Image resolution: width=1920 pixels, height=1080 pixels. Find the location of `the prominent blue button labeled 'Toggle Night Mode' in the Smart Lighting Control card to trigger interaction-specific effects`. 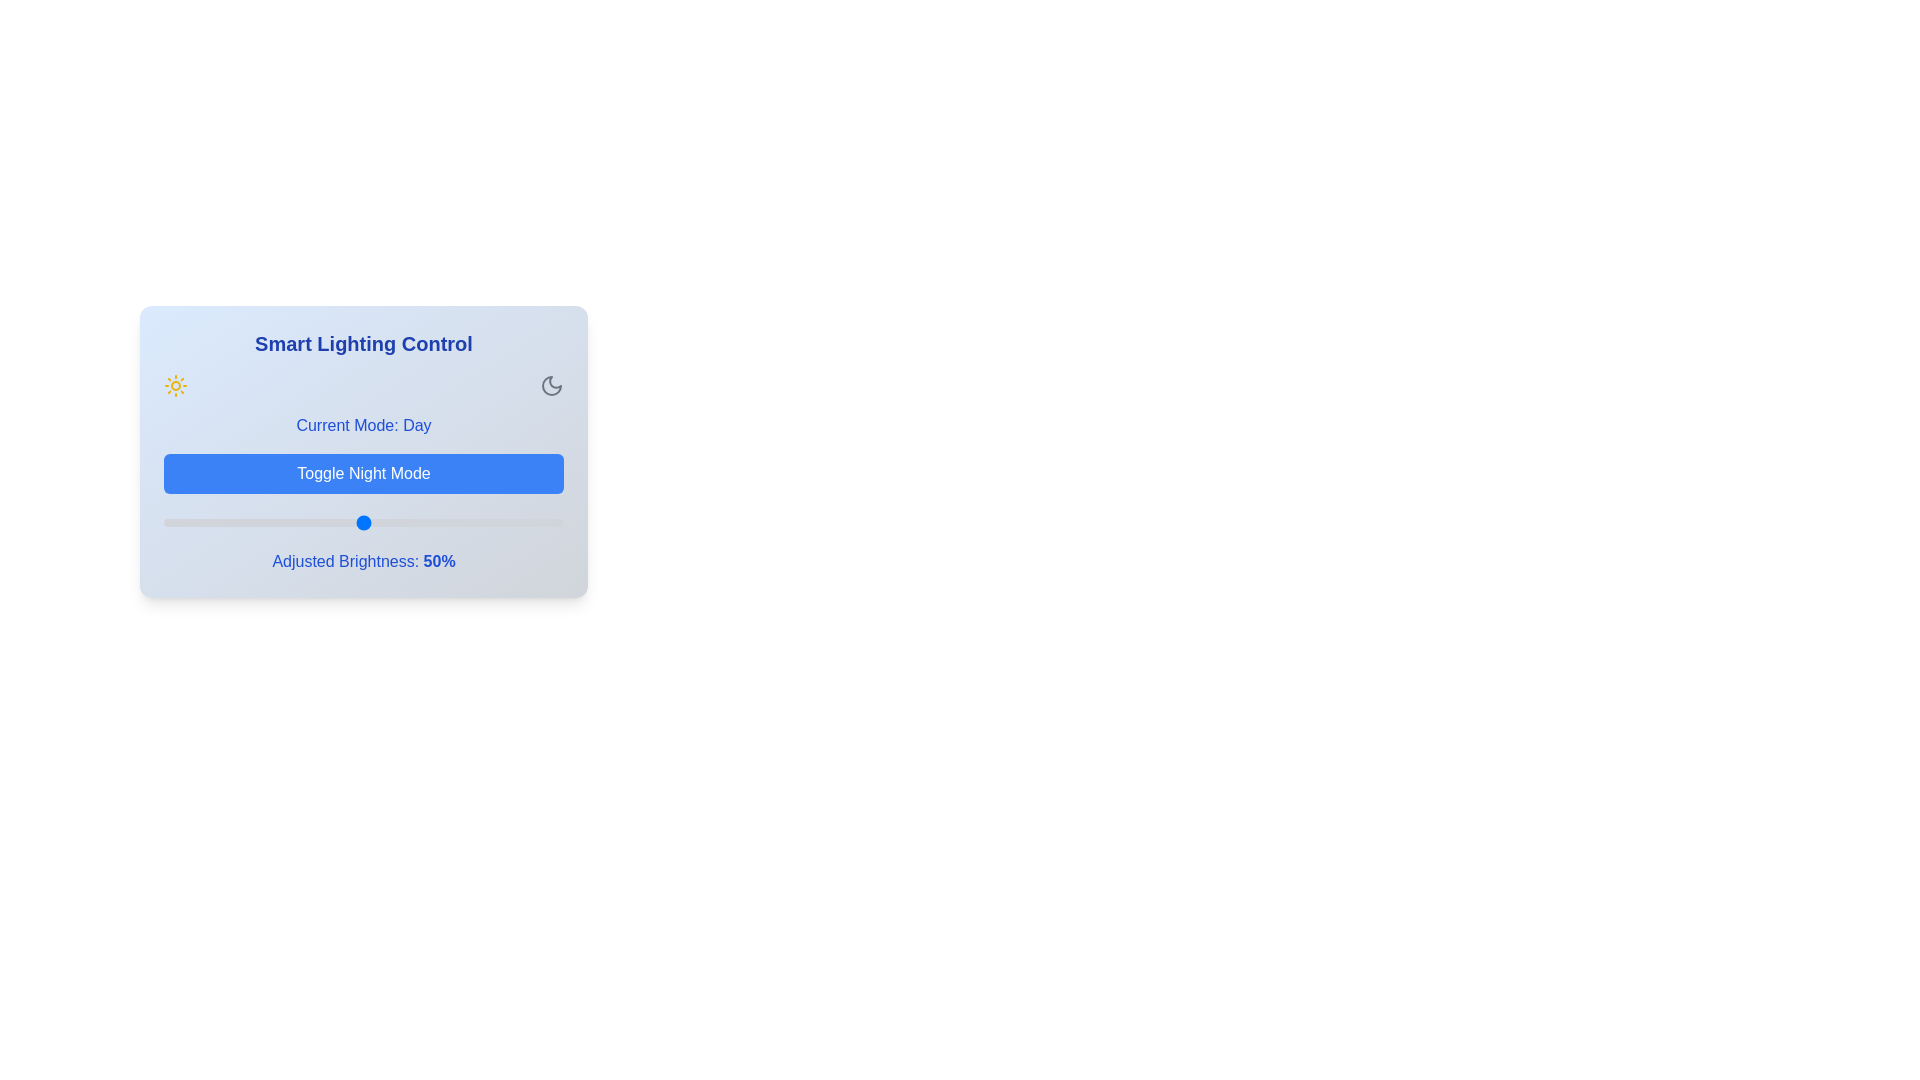

the prominent blue button labeled 'Toggle Night Mode' in the Smart Lighting Control card to trigger interaction-specific effects is located at coordinates (364, 451).